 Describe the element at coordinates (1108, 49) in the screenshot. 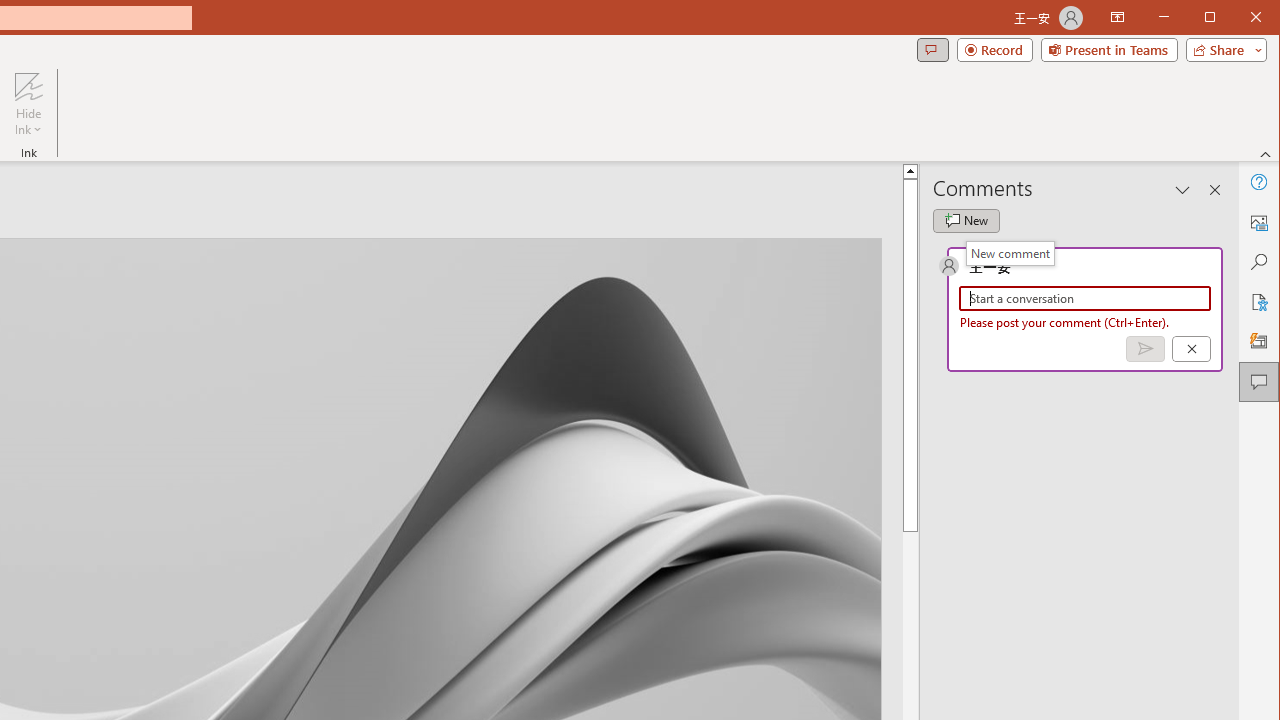

I see `'Present in Teams'` at that location.